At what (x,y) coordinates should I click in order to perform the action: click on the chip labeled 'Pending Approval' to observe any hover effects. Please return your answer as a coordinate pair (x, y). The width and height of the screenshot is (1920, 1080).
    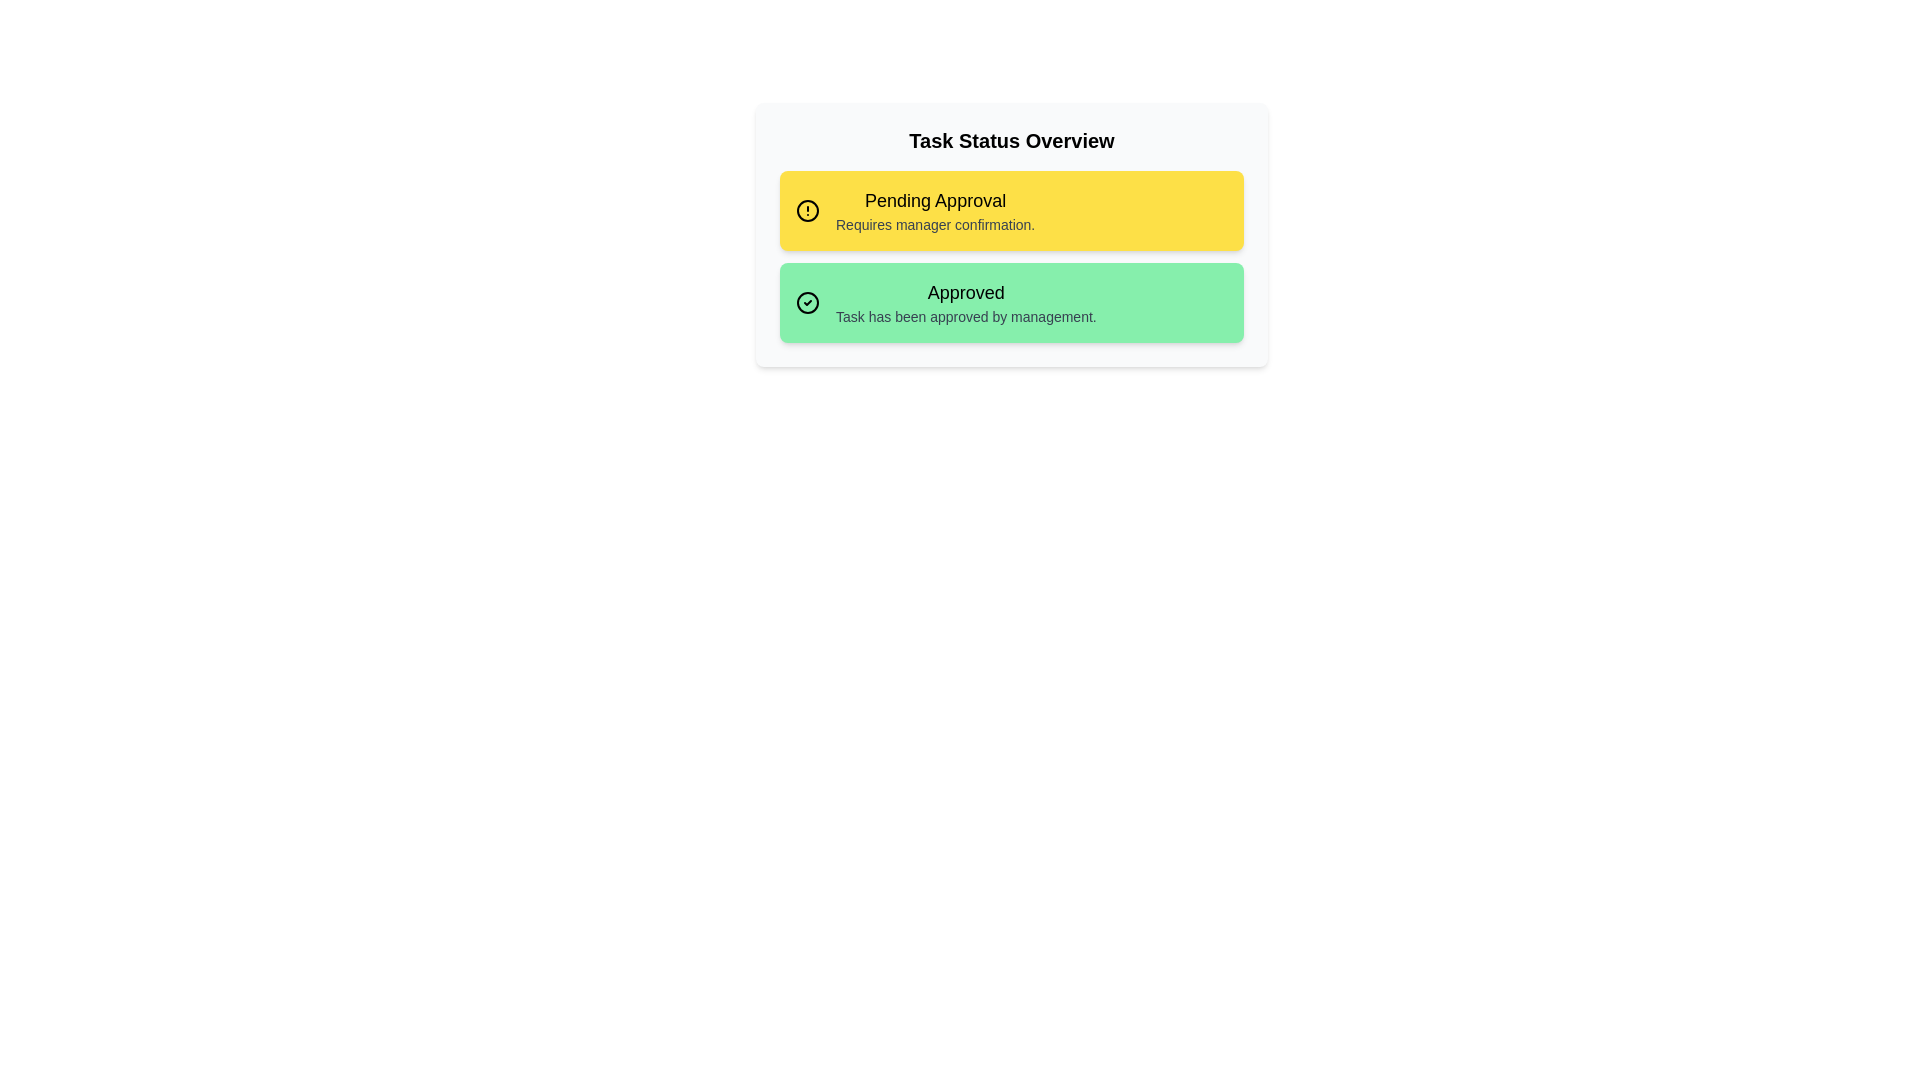
    Looking at the image, I should click on (1012, 211).